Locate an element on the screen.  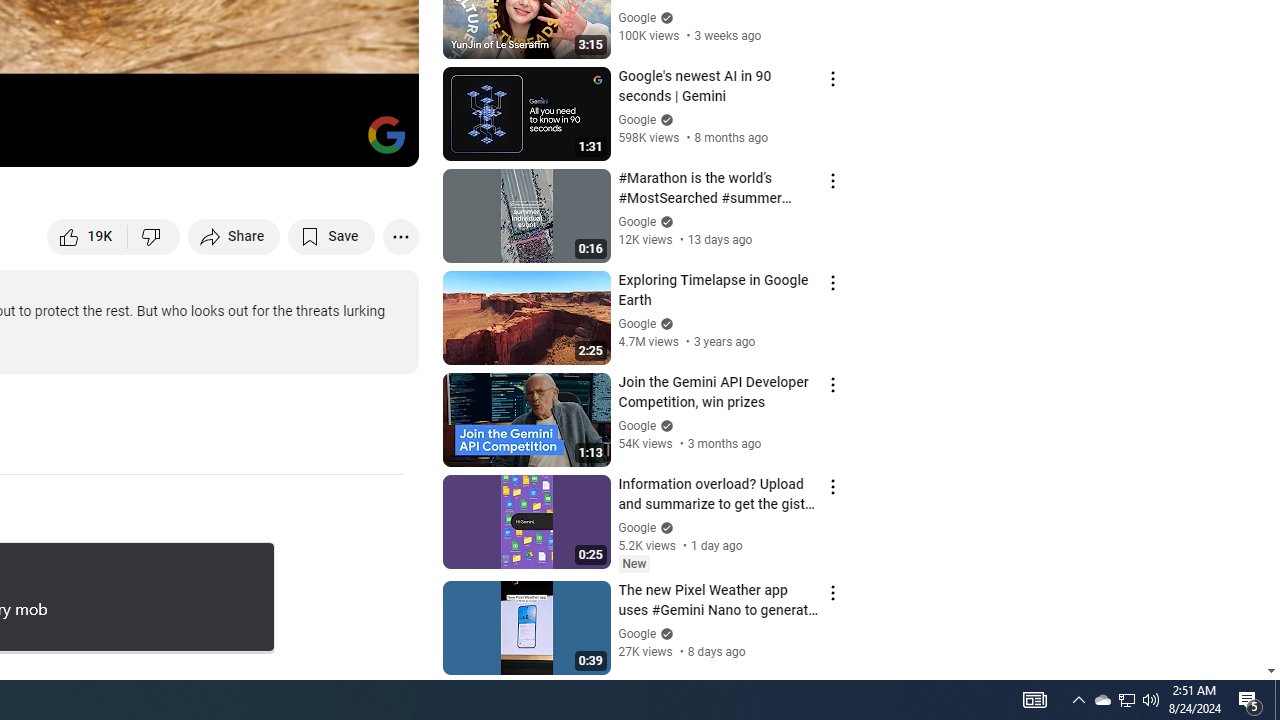
'Share' is located at coordinates (234, 235).